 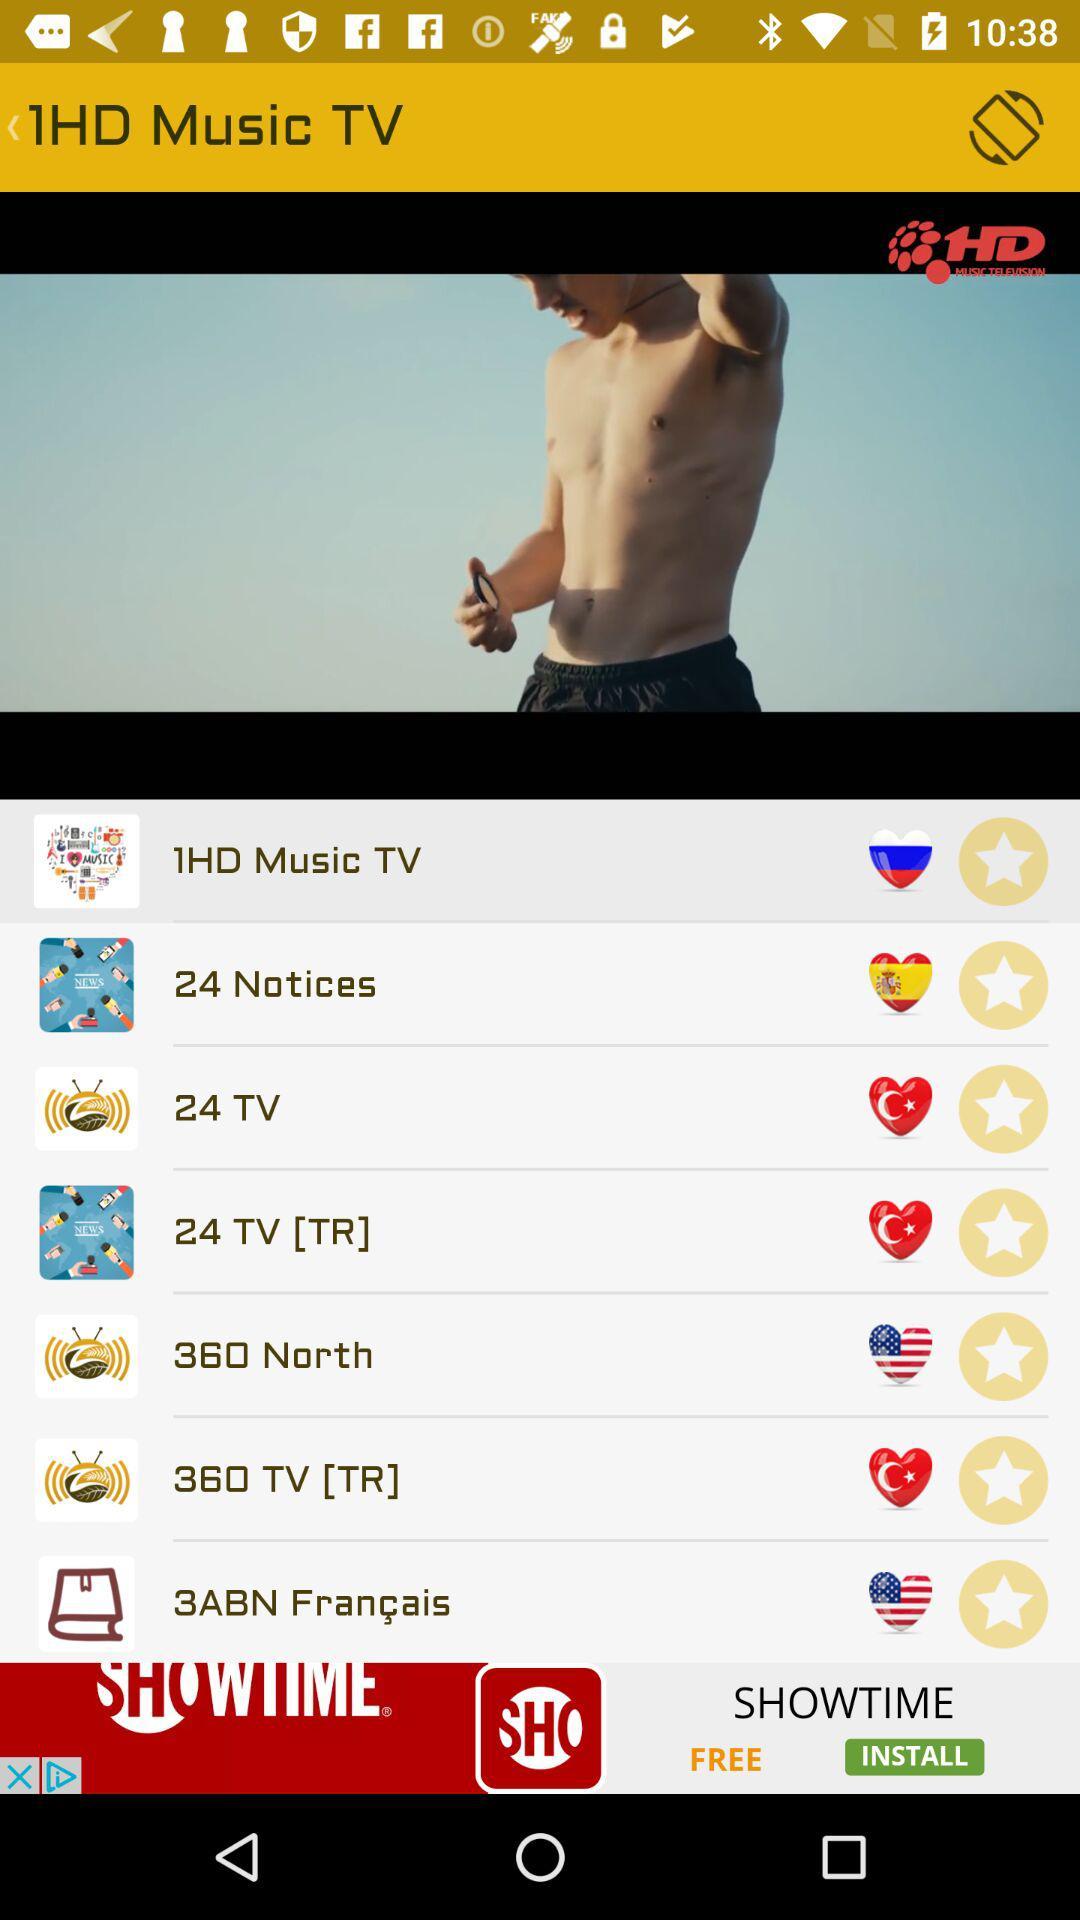 I want to click on open advertisement, so click(x=540, y=1727).